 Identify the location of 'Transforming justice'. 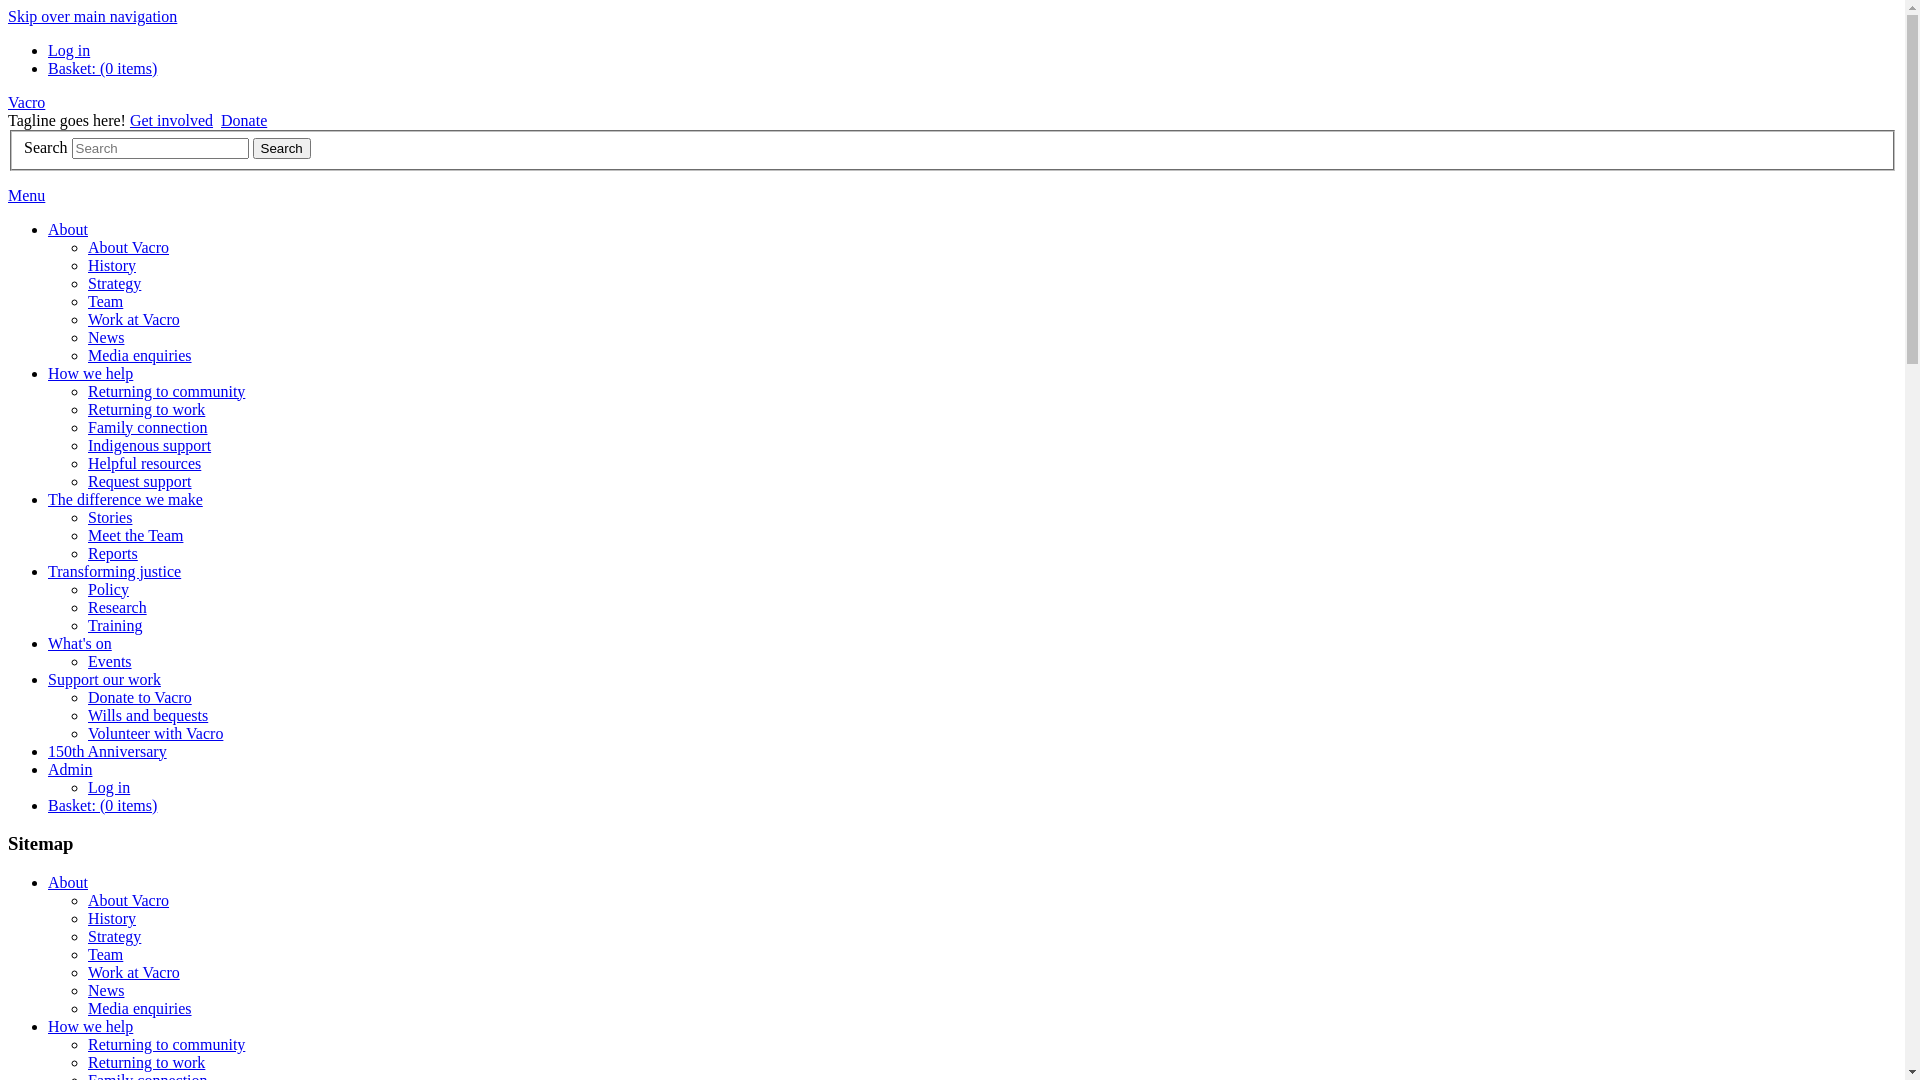
(113, 571).